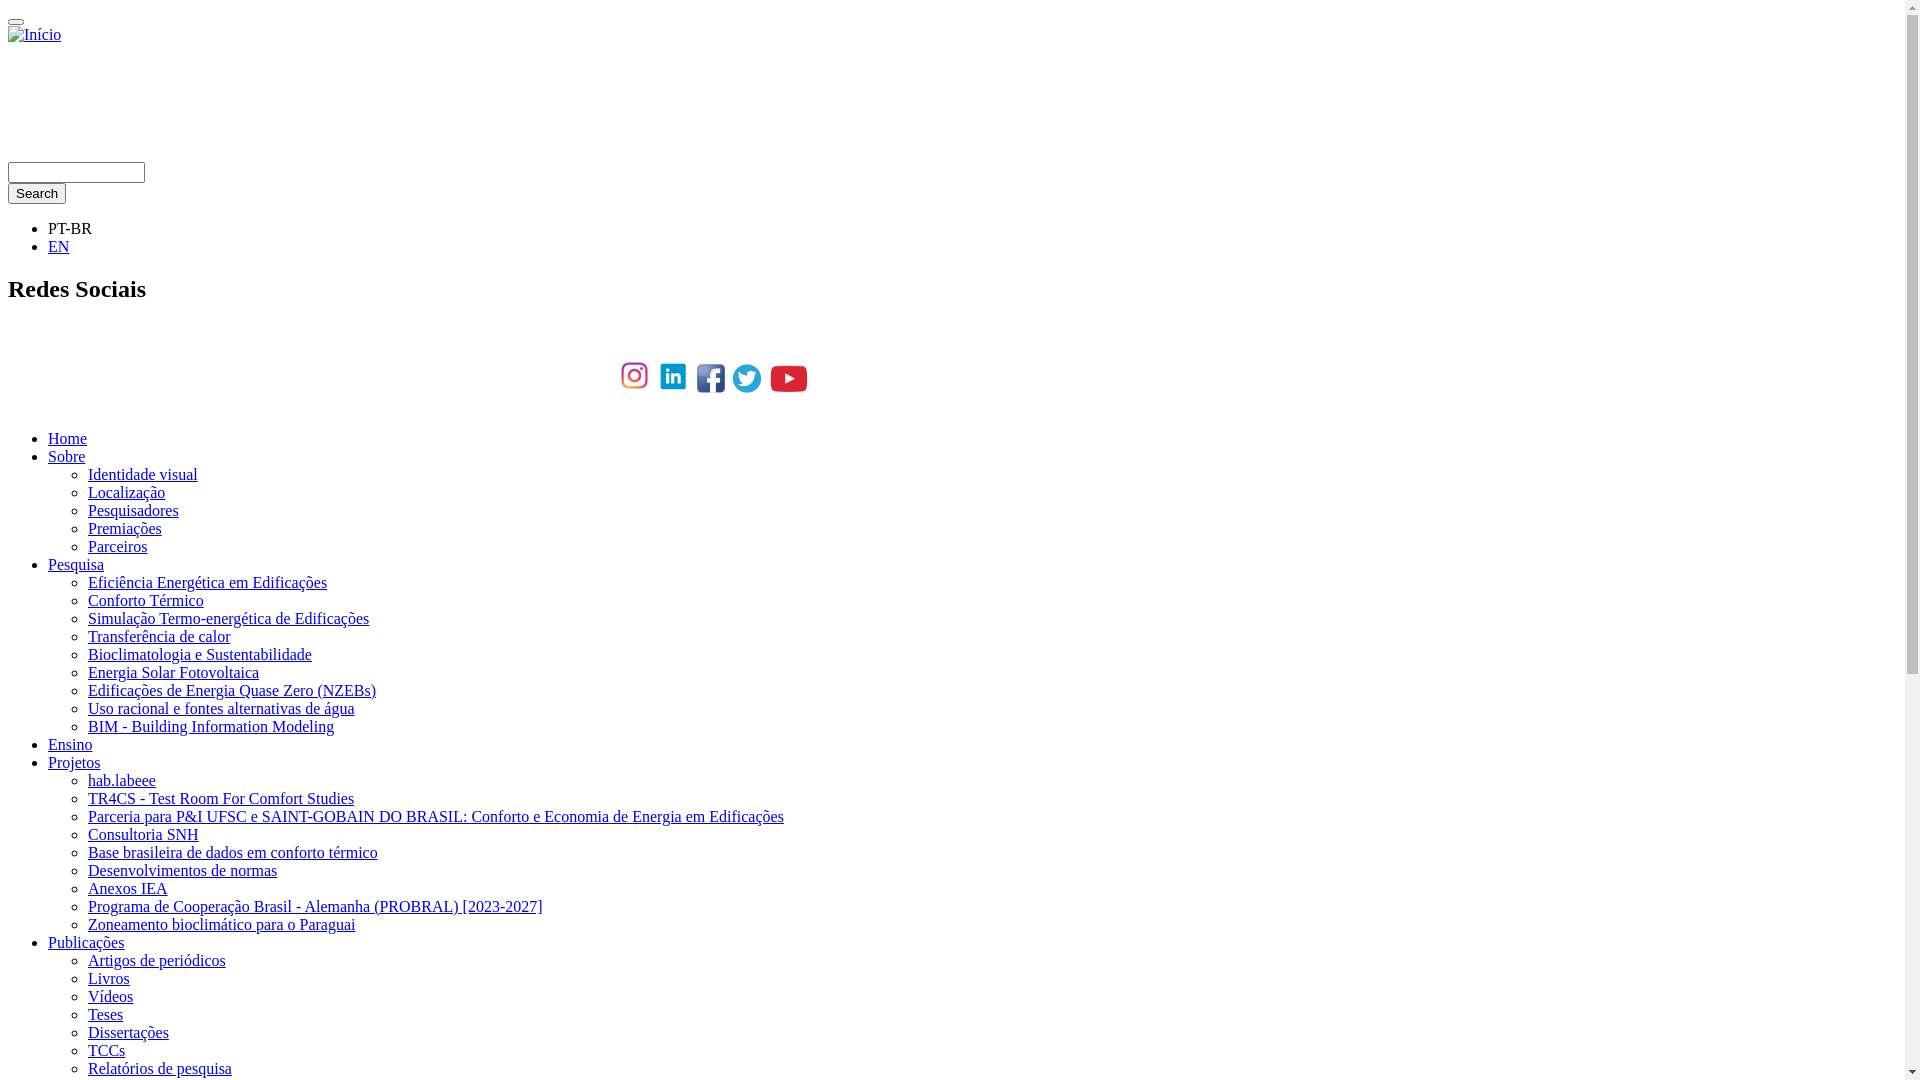 Image resolution: width=1920 pixels, height=1080 pixels. I want to click on 'Parceiros', so click(117, 546).